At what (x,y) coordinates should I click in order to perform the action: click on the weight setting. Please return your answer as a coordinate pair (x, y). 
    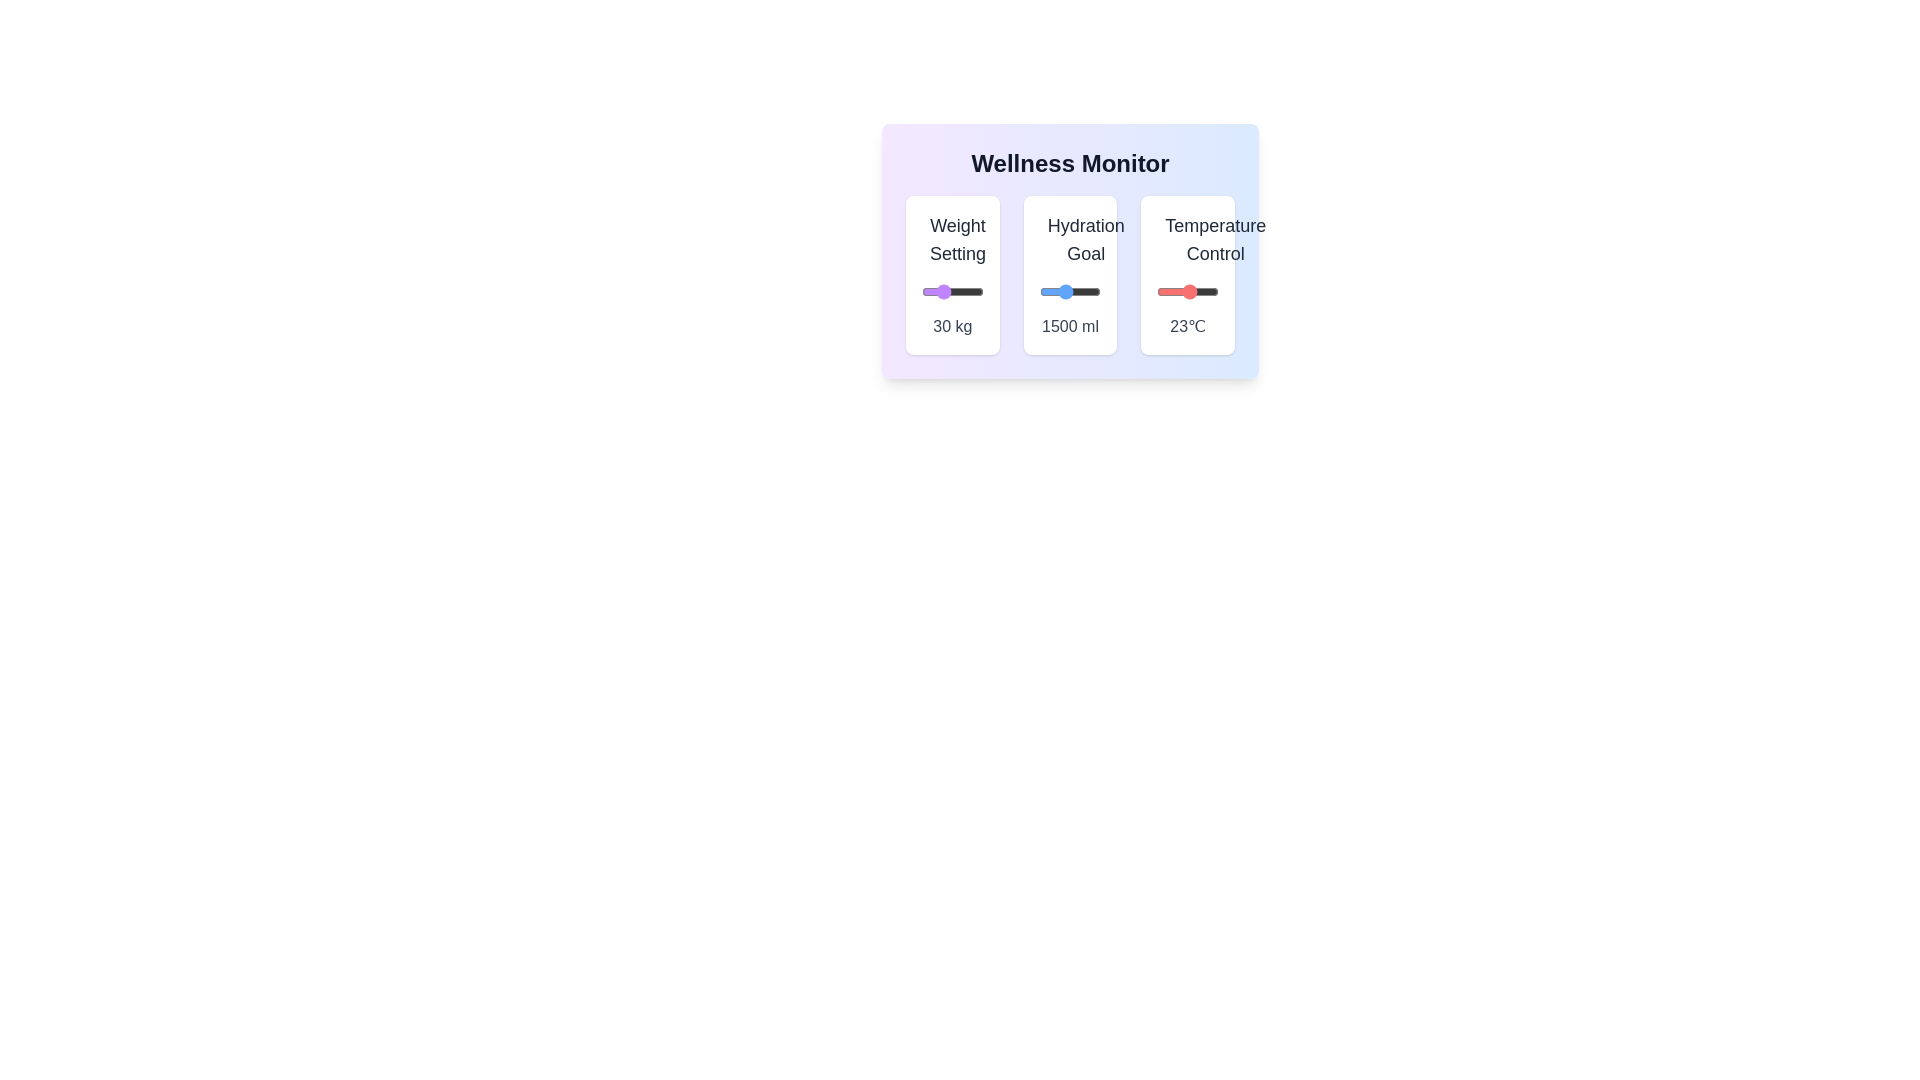
    Looking at the image, I should click on (928, 292).